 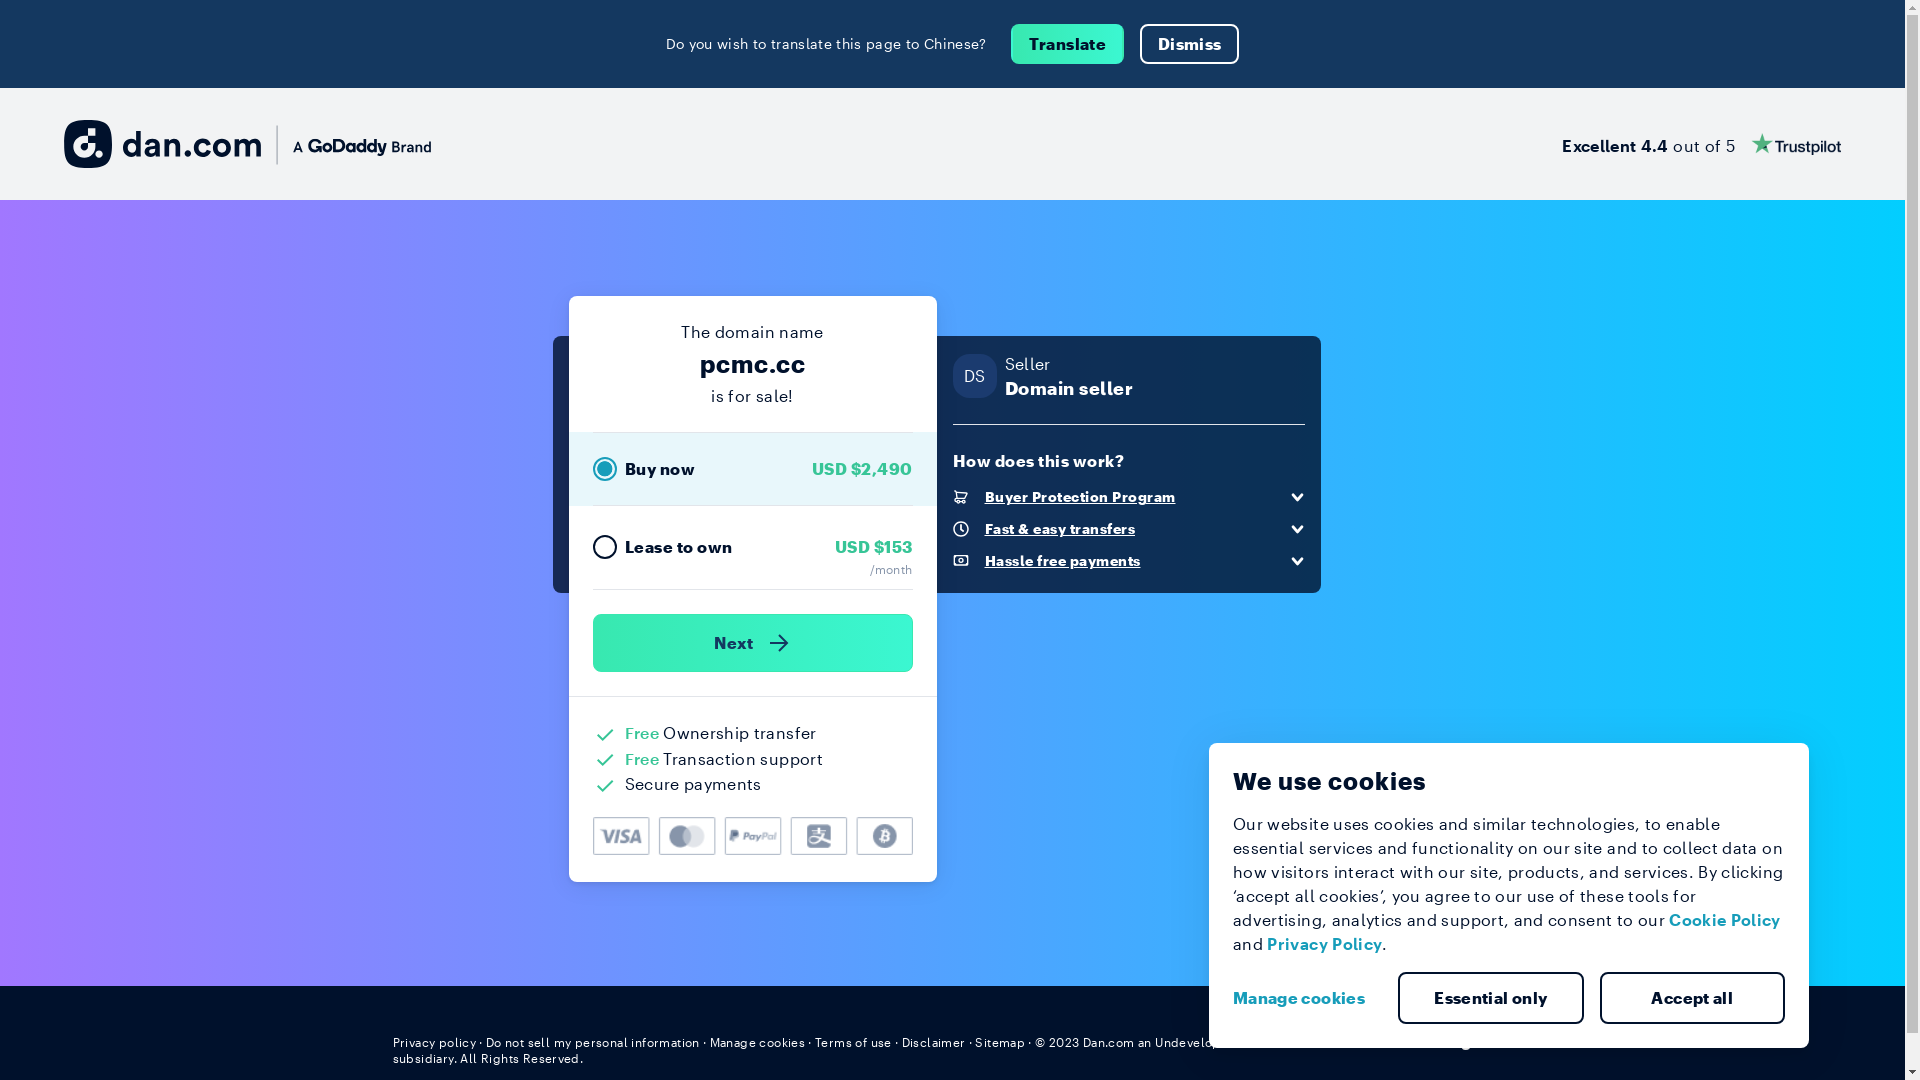 I want to click on 'Disclaimer', so click(x=933, y=1040).